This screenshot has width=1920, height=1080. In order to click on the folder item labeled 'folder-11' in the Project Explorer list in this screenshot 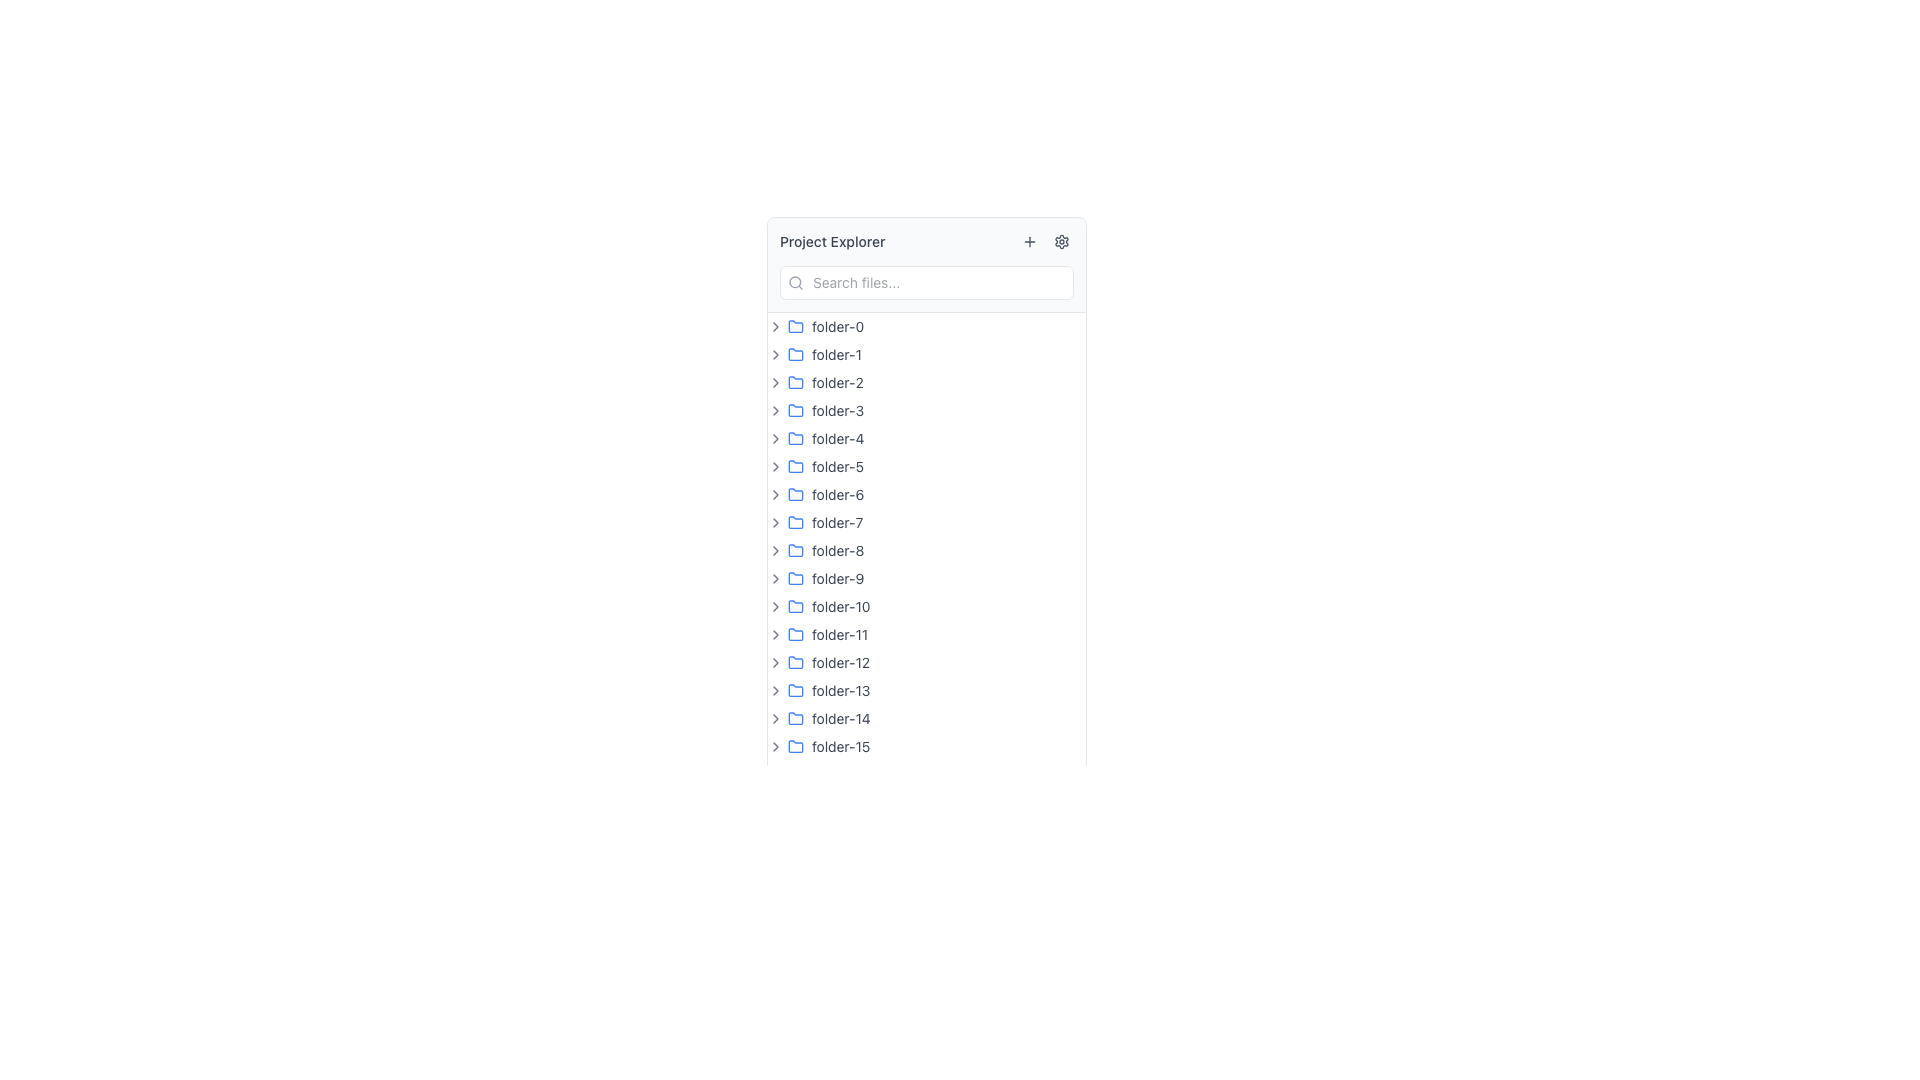, I will do `click(925, 635)`.